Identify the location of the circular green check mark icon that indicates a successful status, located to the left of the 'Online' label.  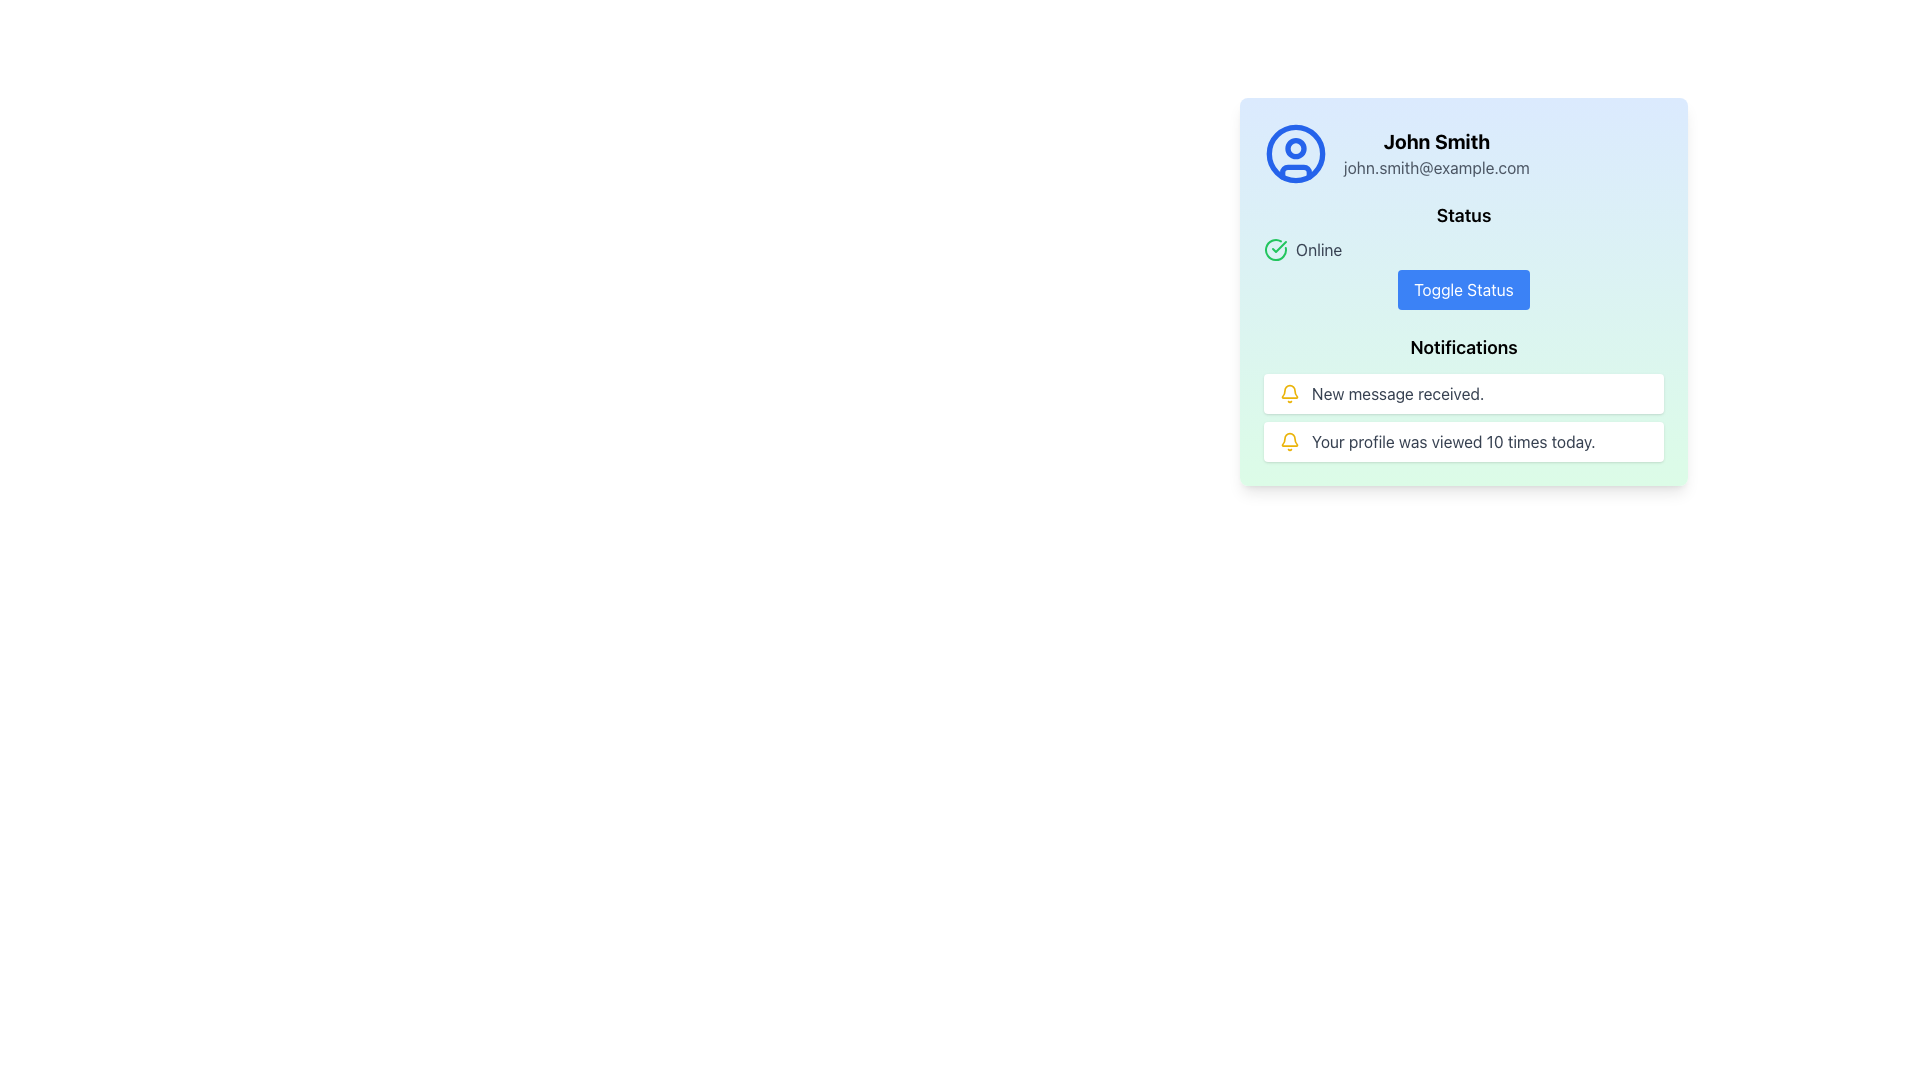
(1275, 249).